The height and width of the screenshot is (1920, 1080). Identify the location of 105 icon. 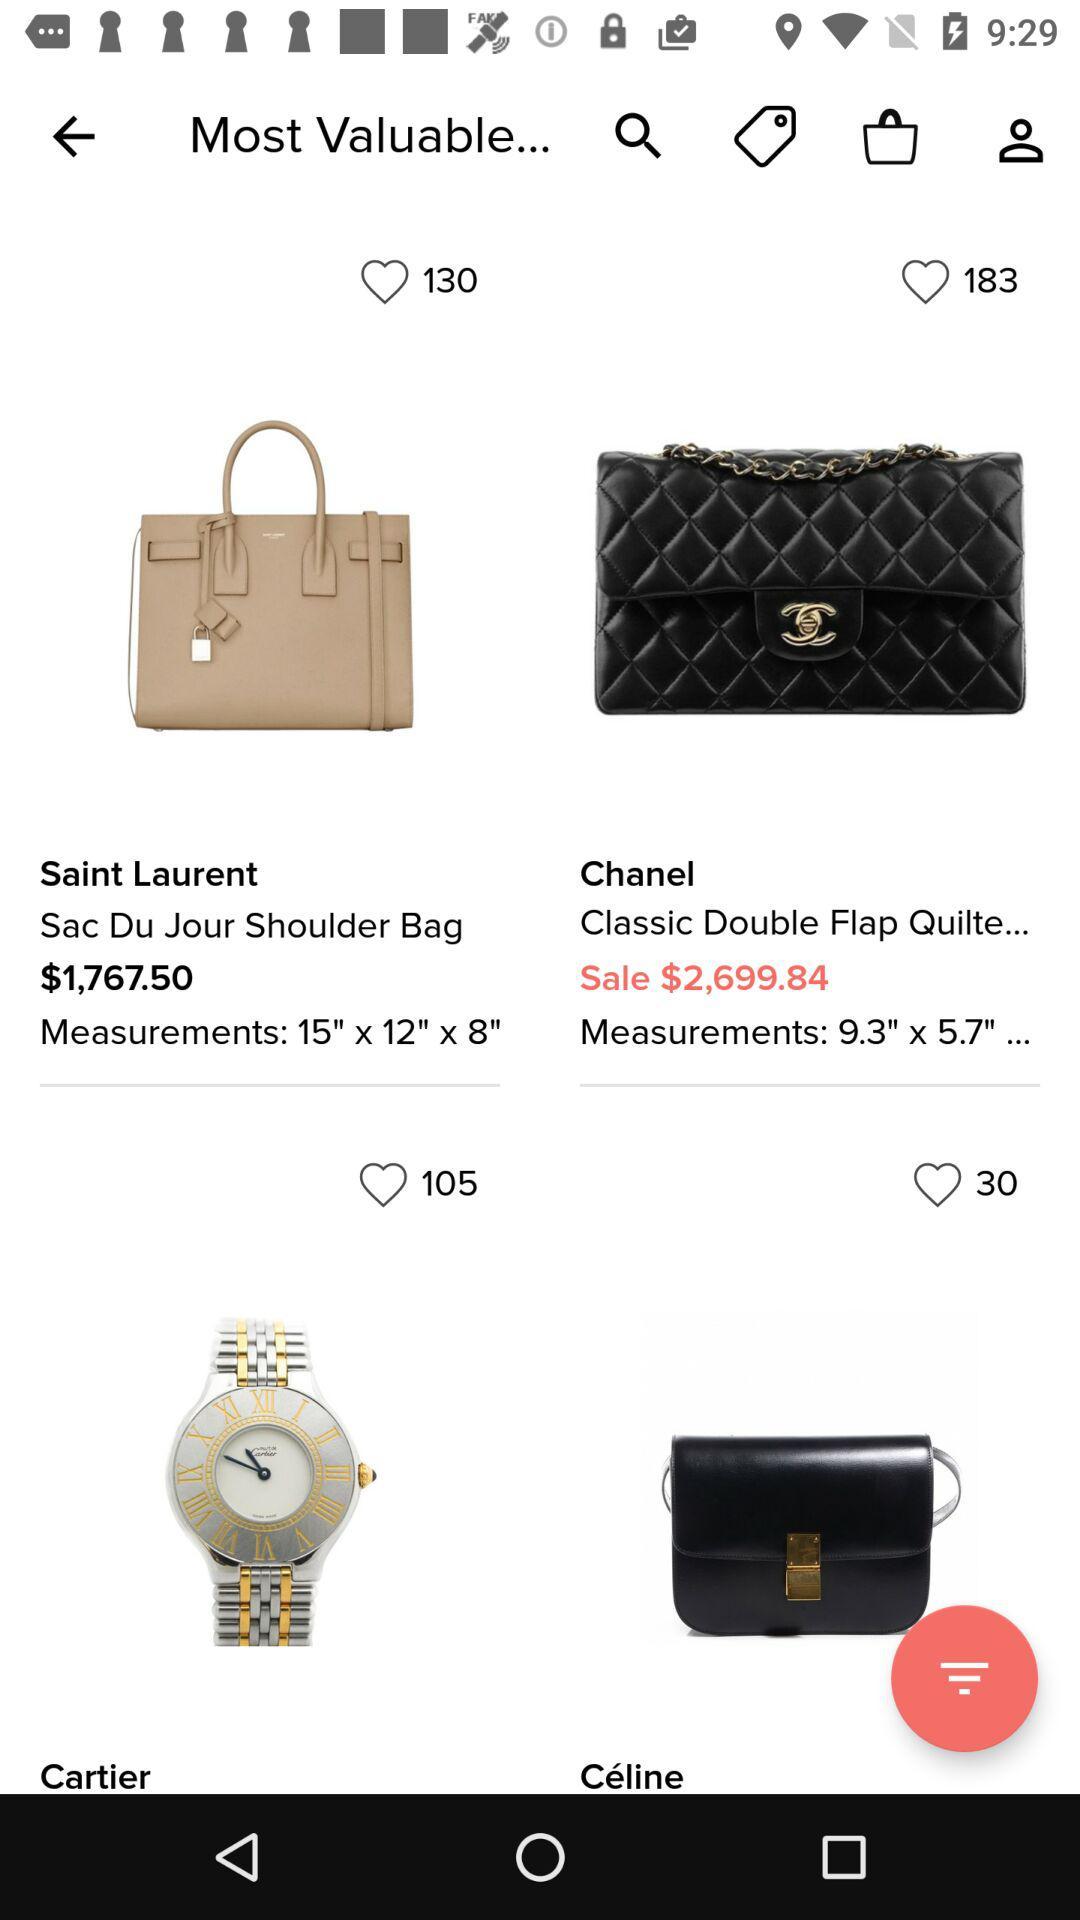
(417, 1184).